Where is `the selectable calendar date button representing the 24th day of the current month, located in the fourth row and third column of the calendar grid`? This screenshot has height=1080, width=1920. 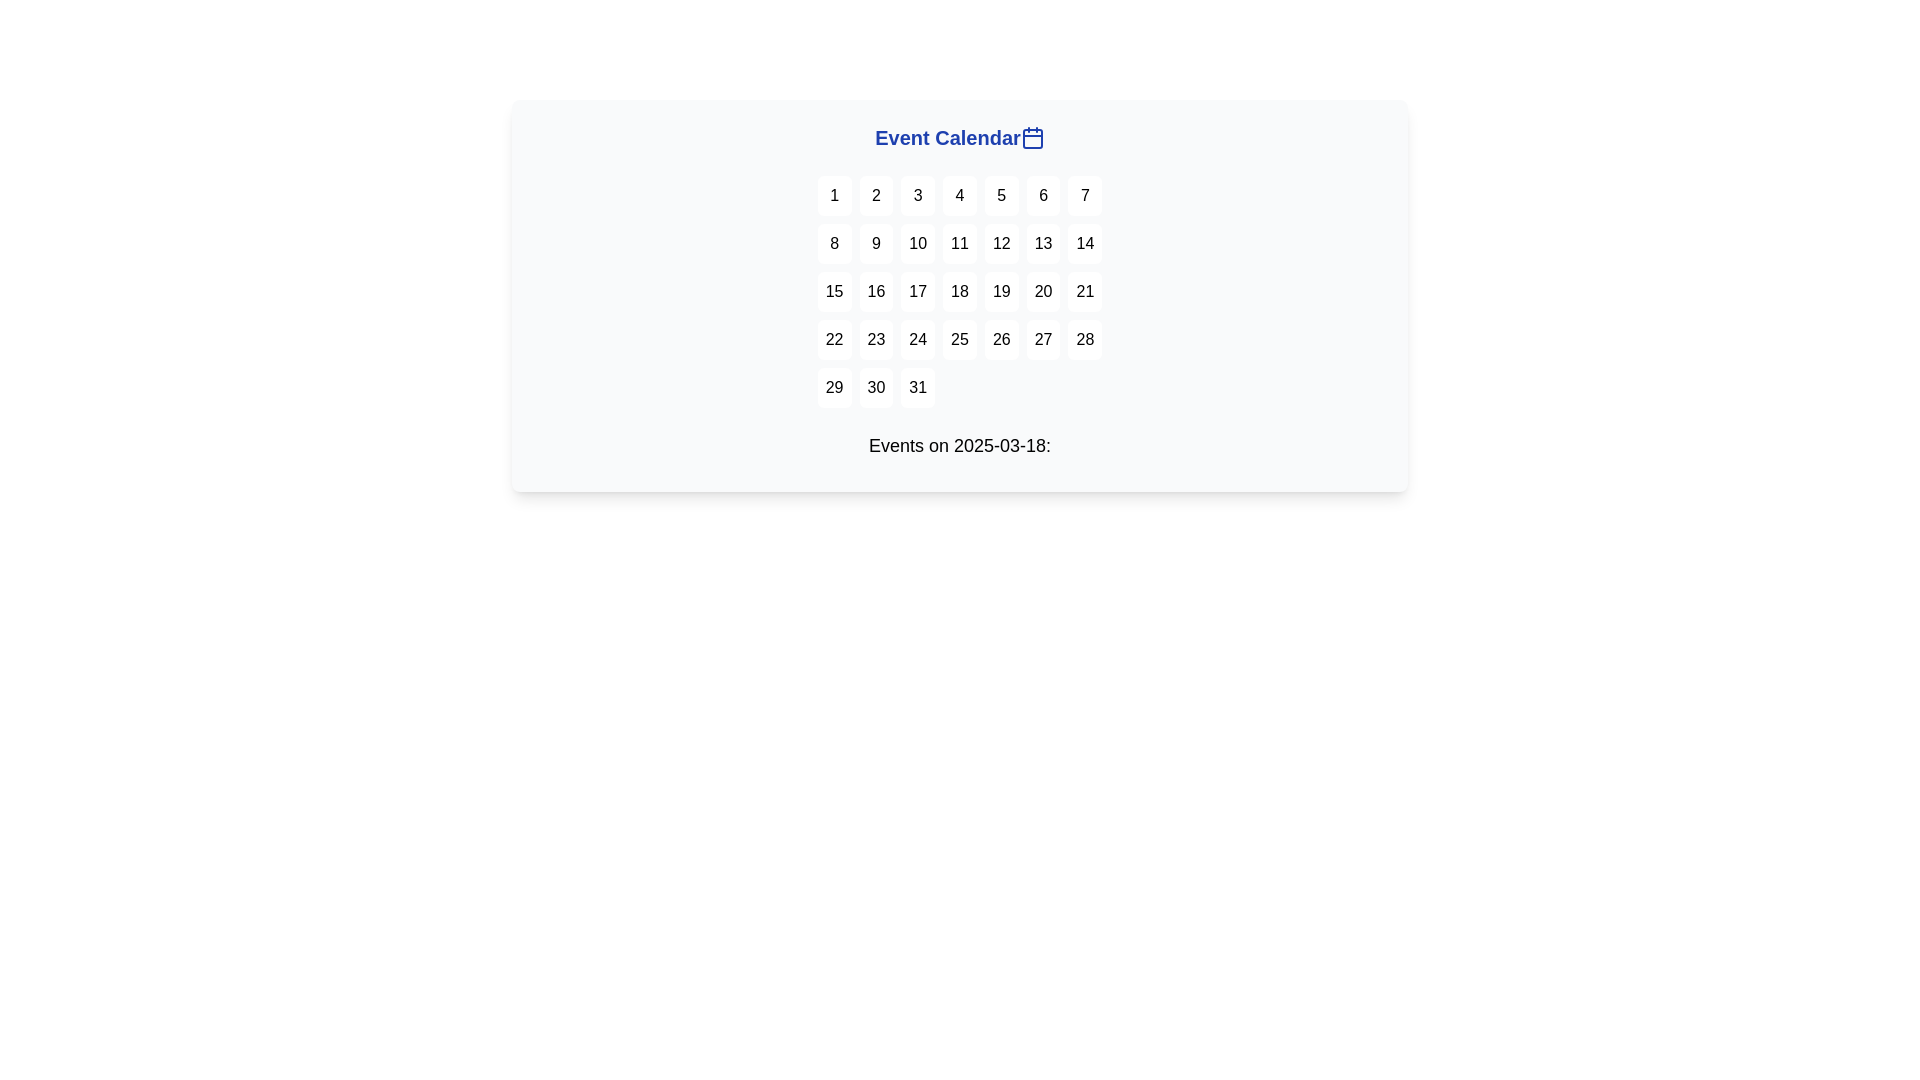 the selectable calendar date button representing the 24th day of the current month, located in the fourth row and third column of the calendar grid is located at coordinates (917, 338).